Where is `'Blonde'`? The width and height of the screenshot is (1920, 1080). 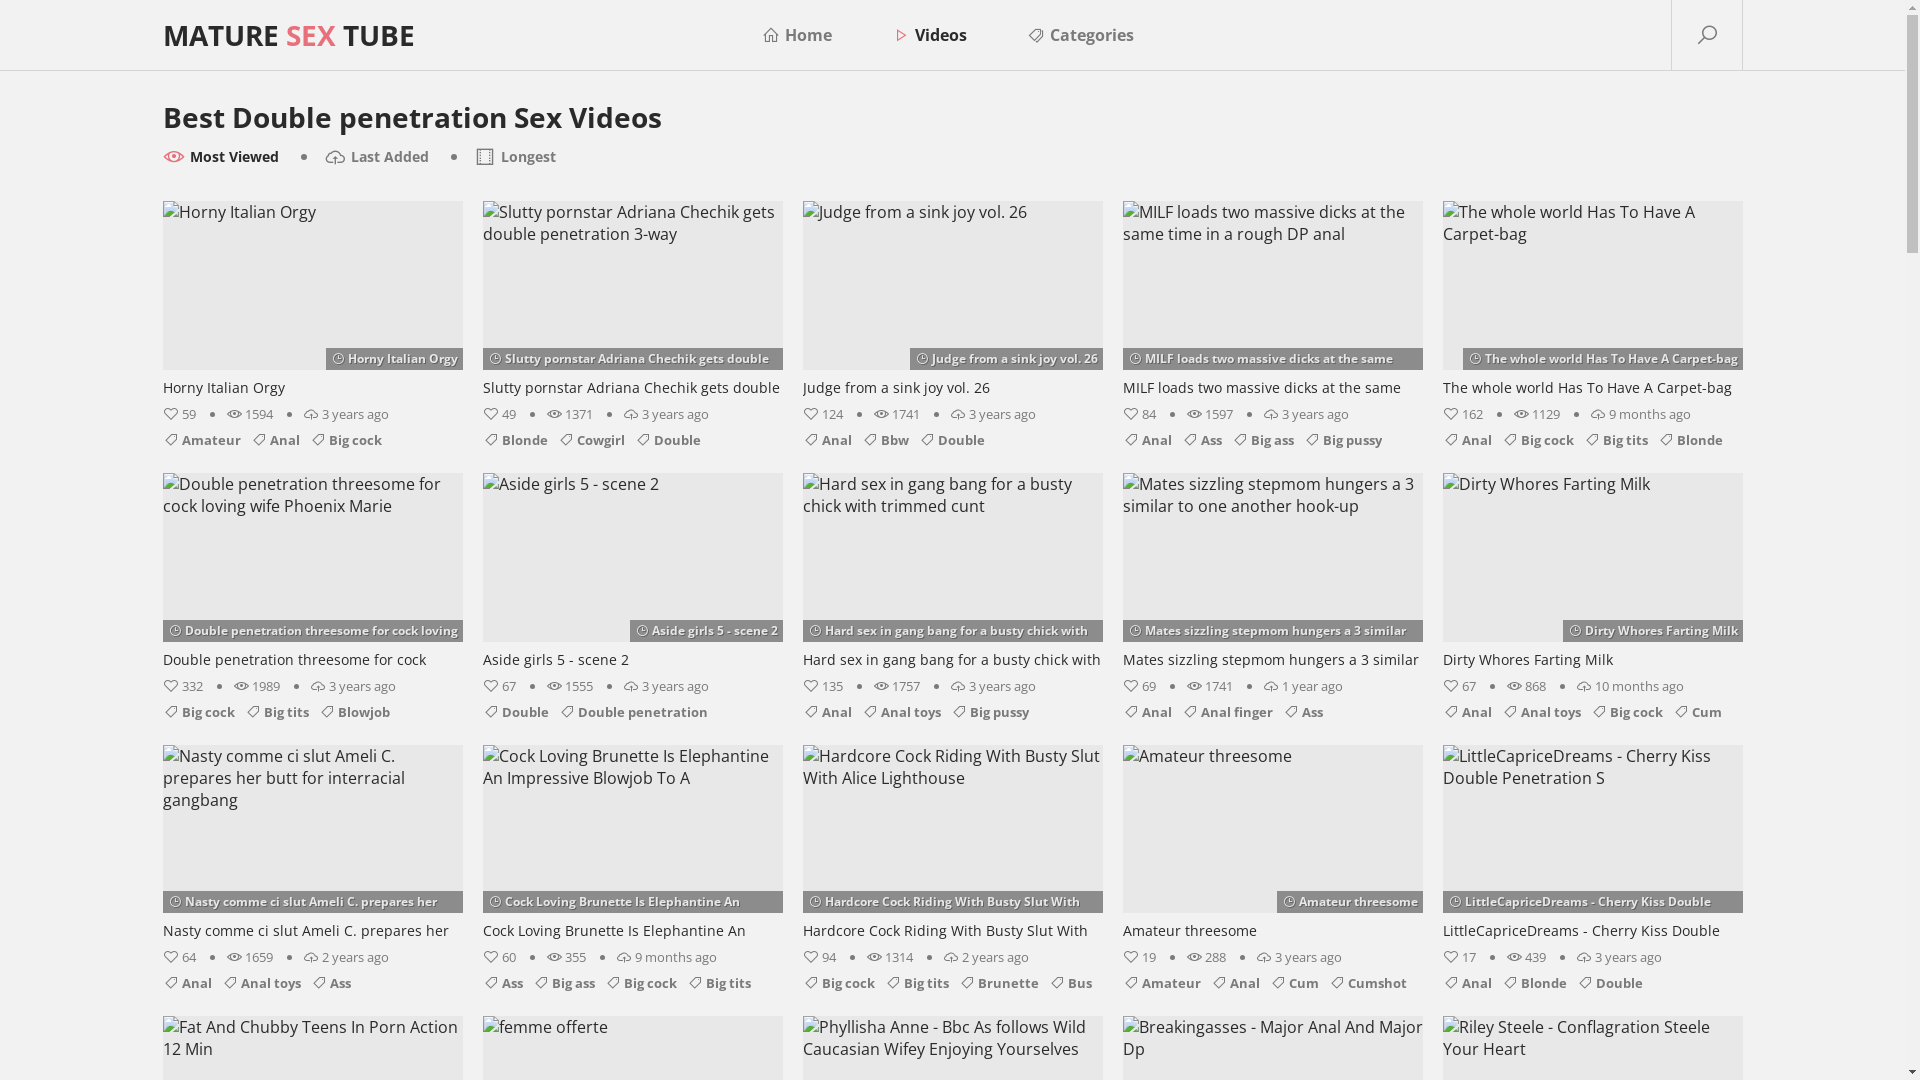
'Blonde' is located at coordinates (481, 438).